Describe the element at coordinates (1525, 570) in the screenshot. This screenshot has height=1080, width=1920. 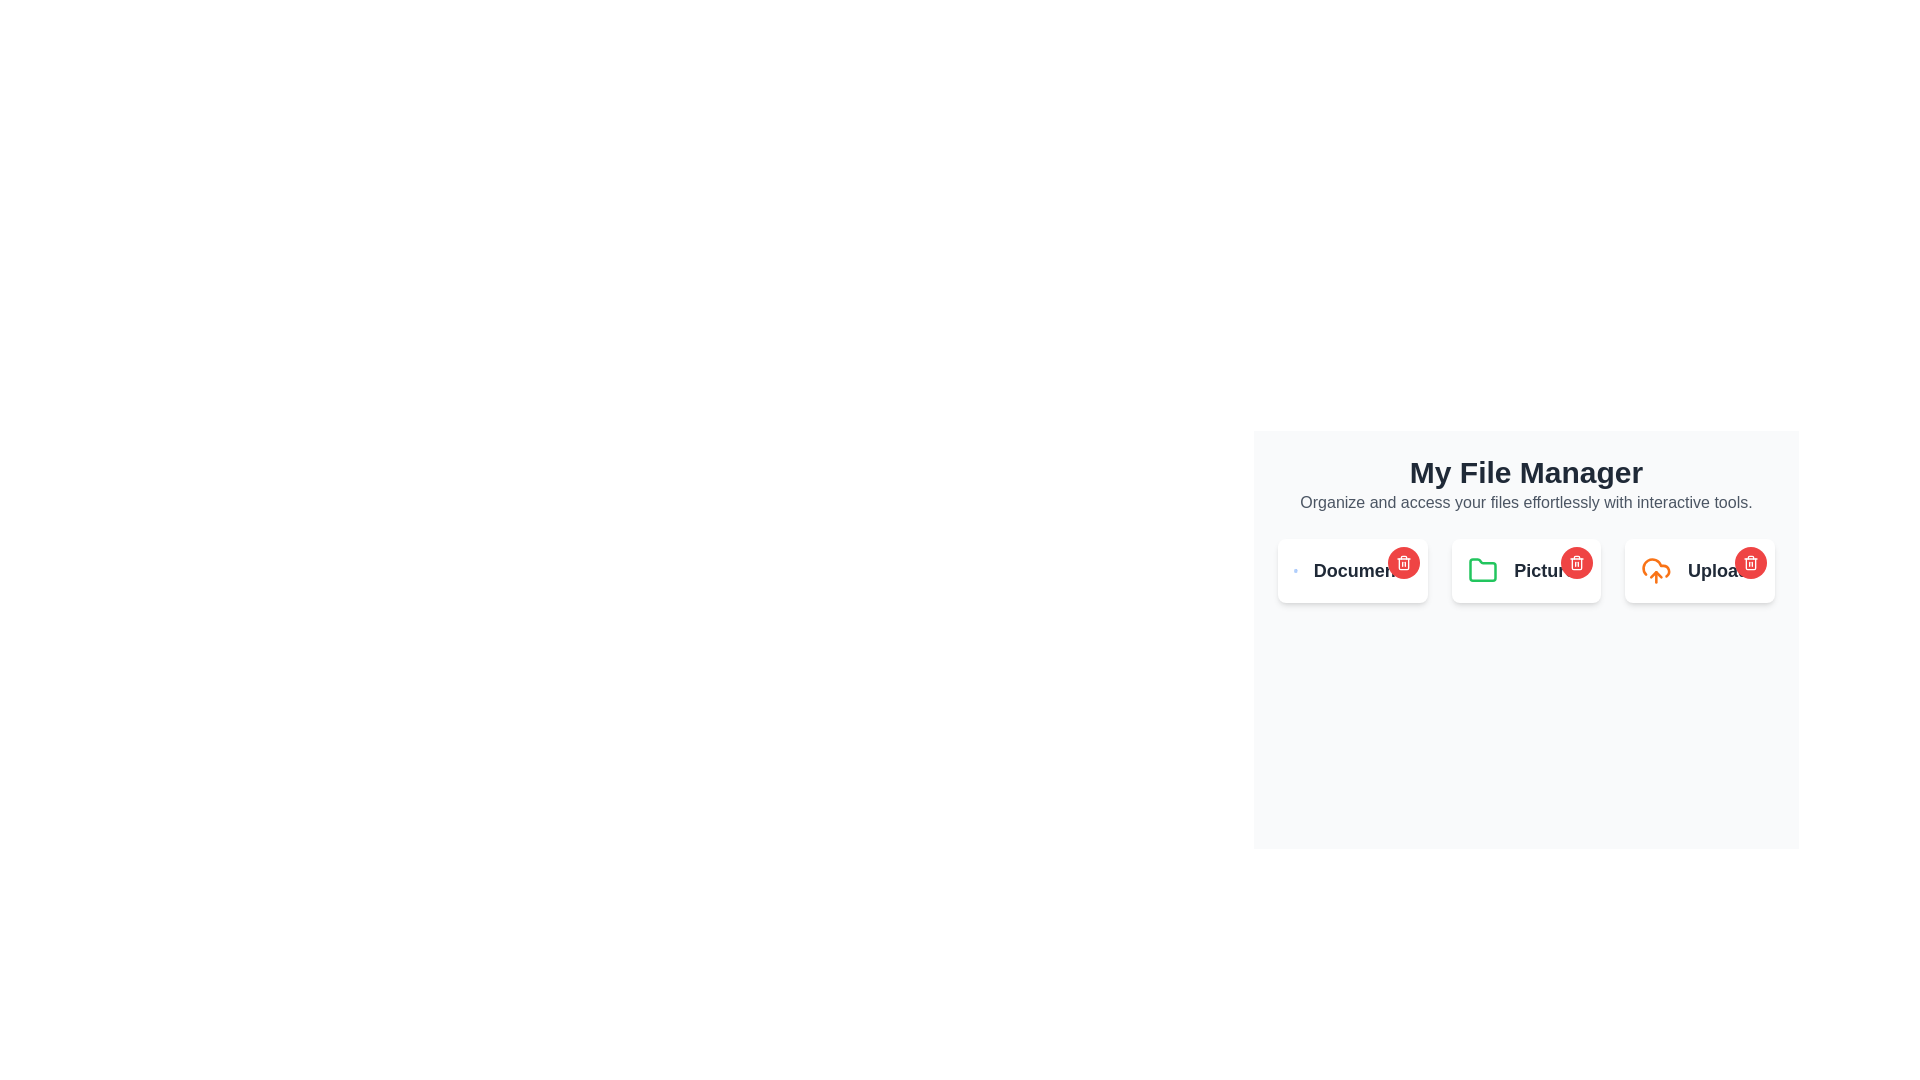
I see `the interactive card representing the 'Pictures' folder in the file manager interface` at that location.